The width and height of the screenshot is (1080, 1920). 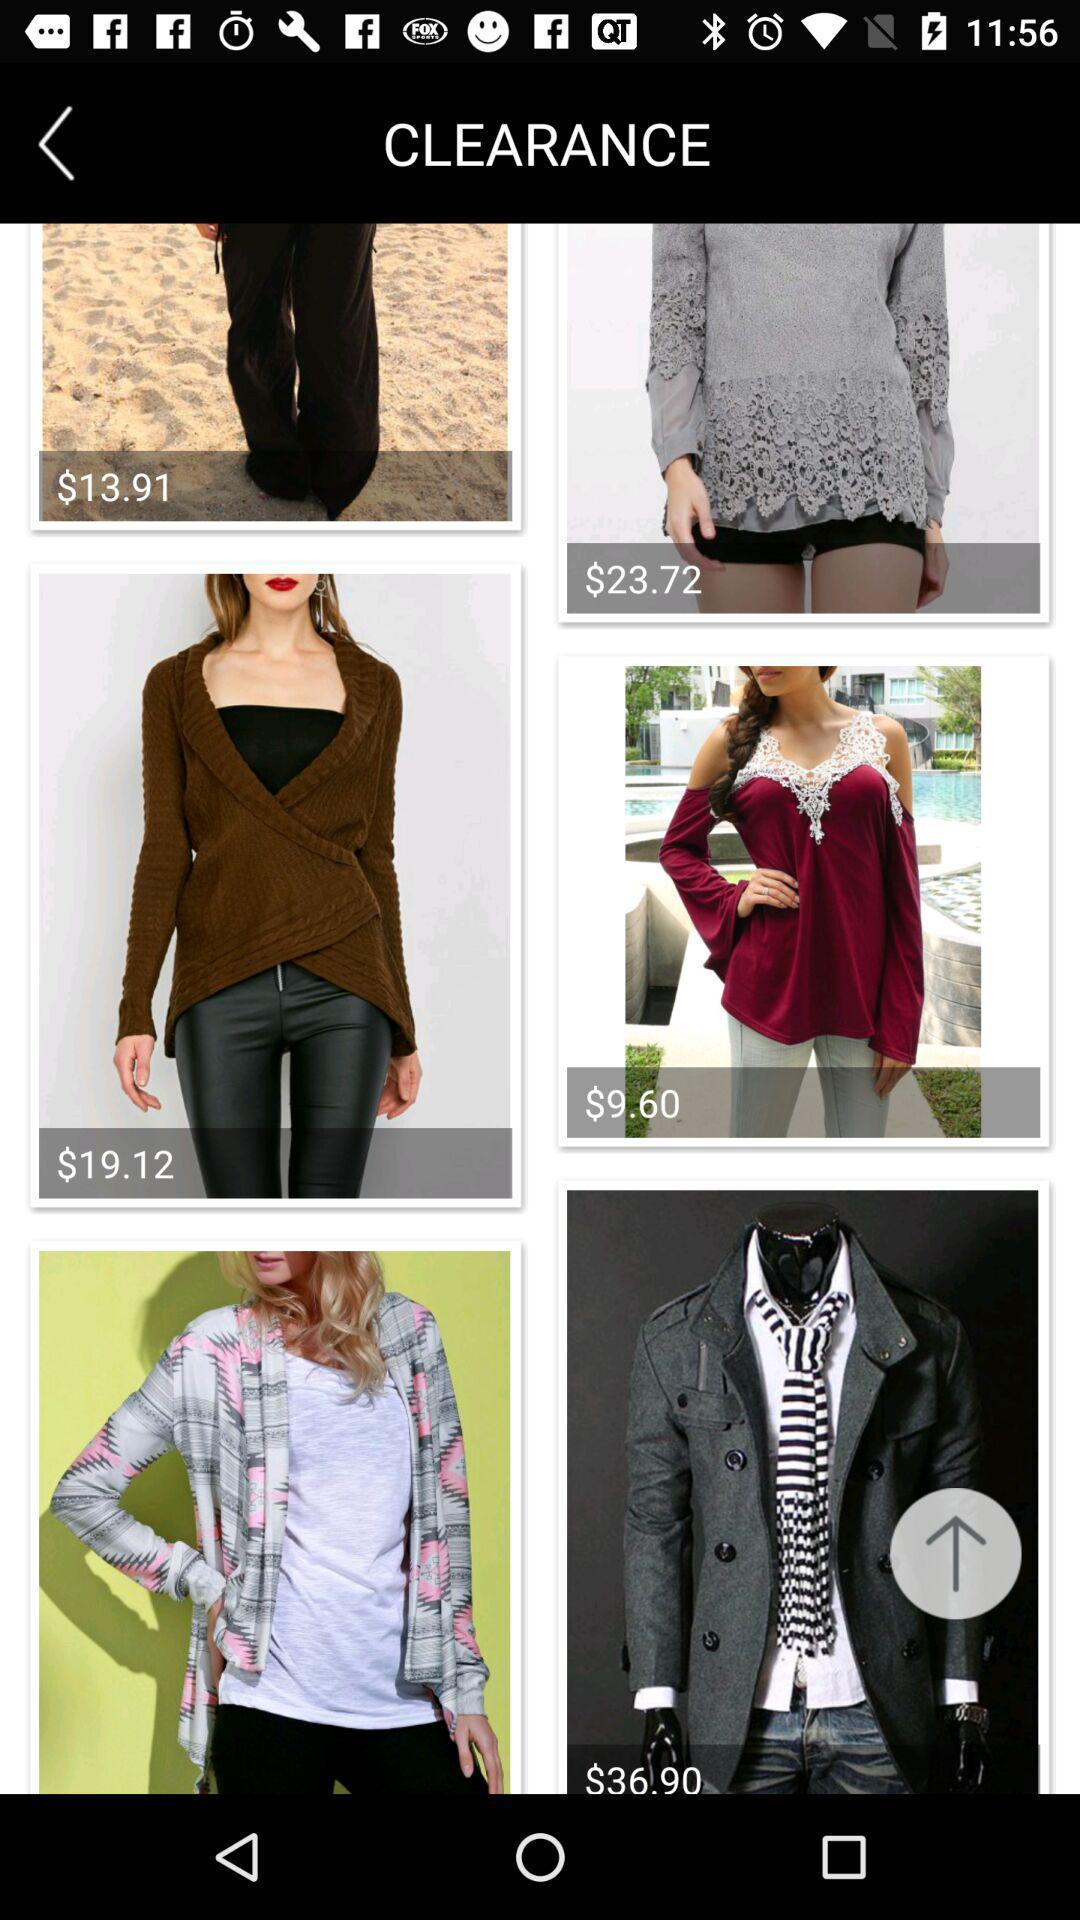 I want to click on item next to clearance icon, so click(x=55, y=142).